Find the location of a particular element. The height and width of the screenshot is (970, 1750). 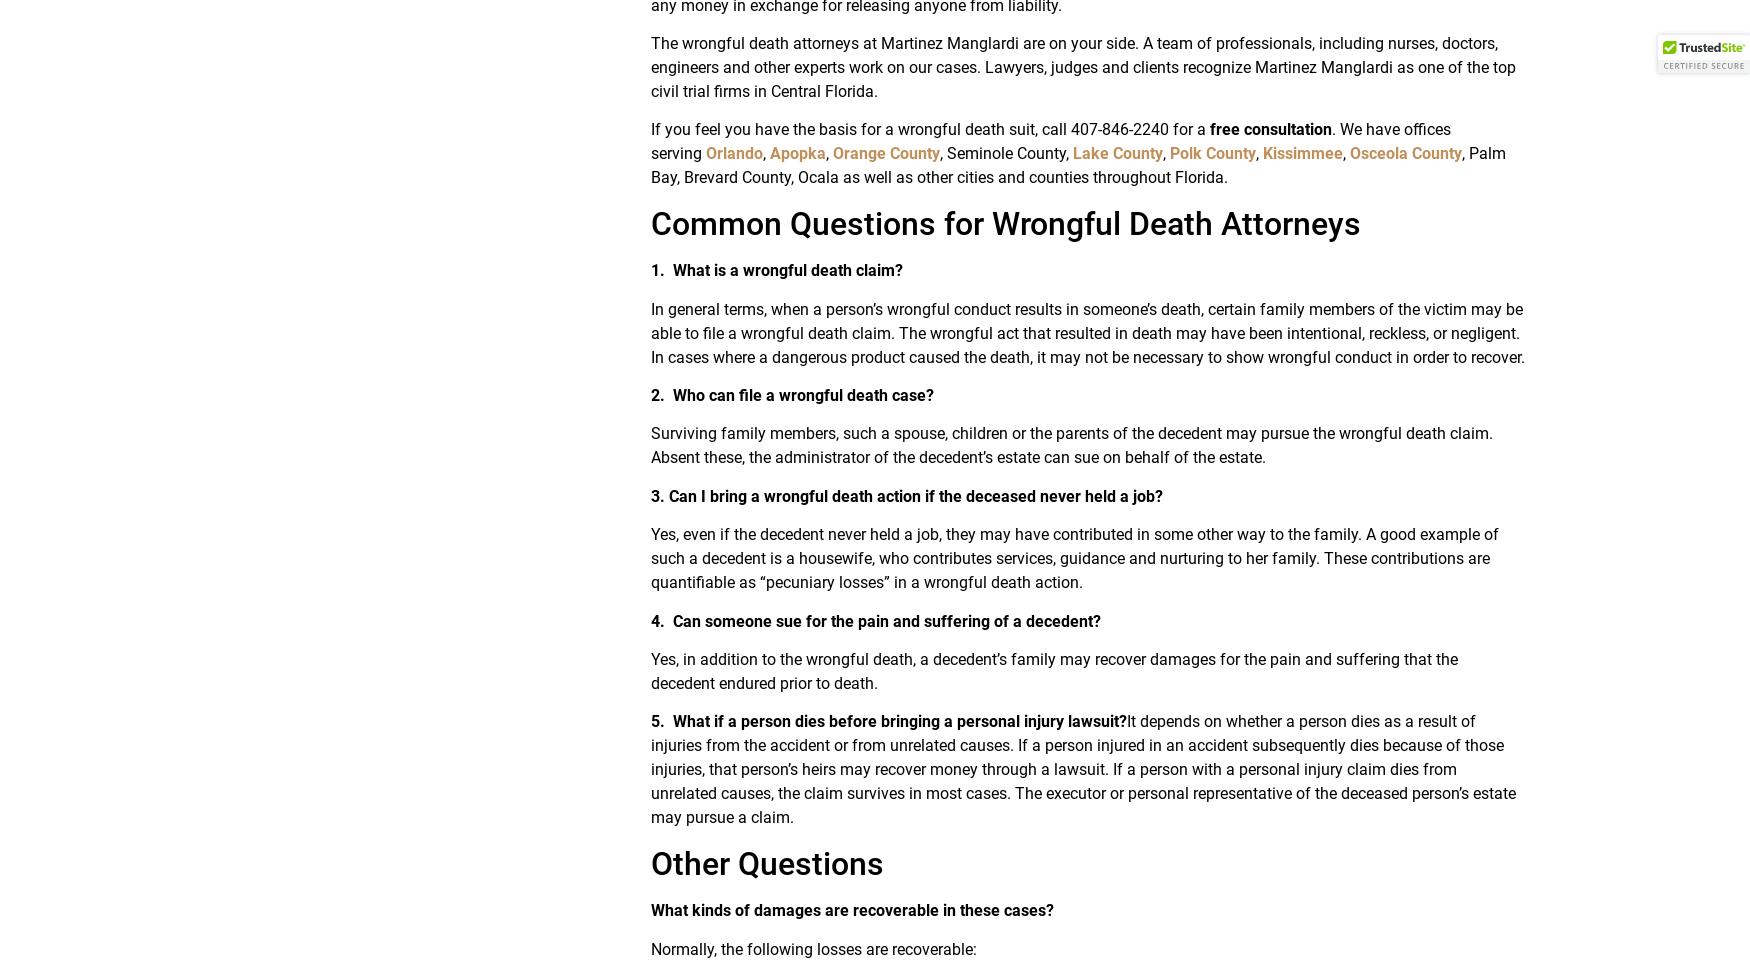

'Common Questions for Wrongful Death Attorneys' is located at coordinates (1004, 223).